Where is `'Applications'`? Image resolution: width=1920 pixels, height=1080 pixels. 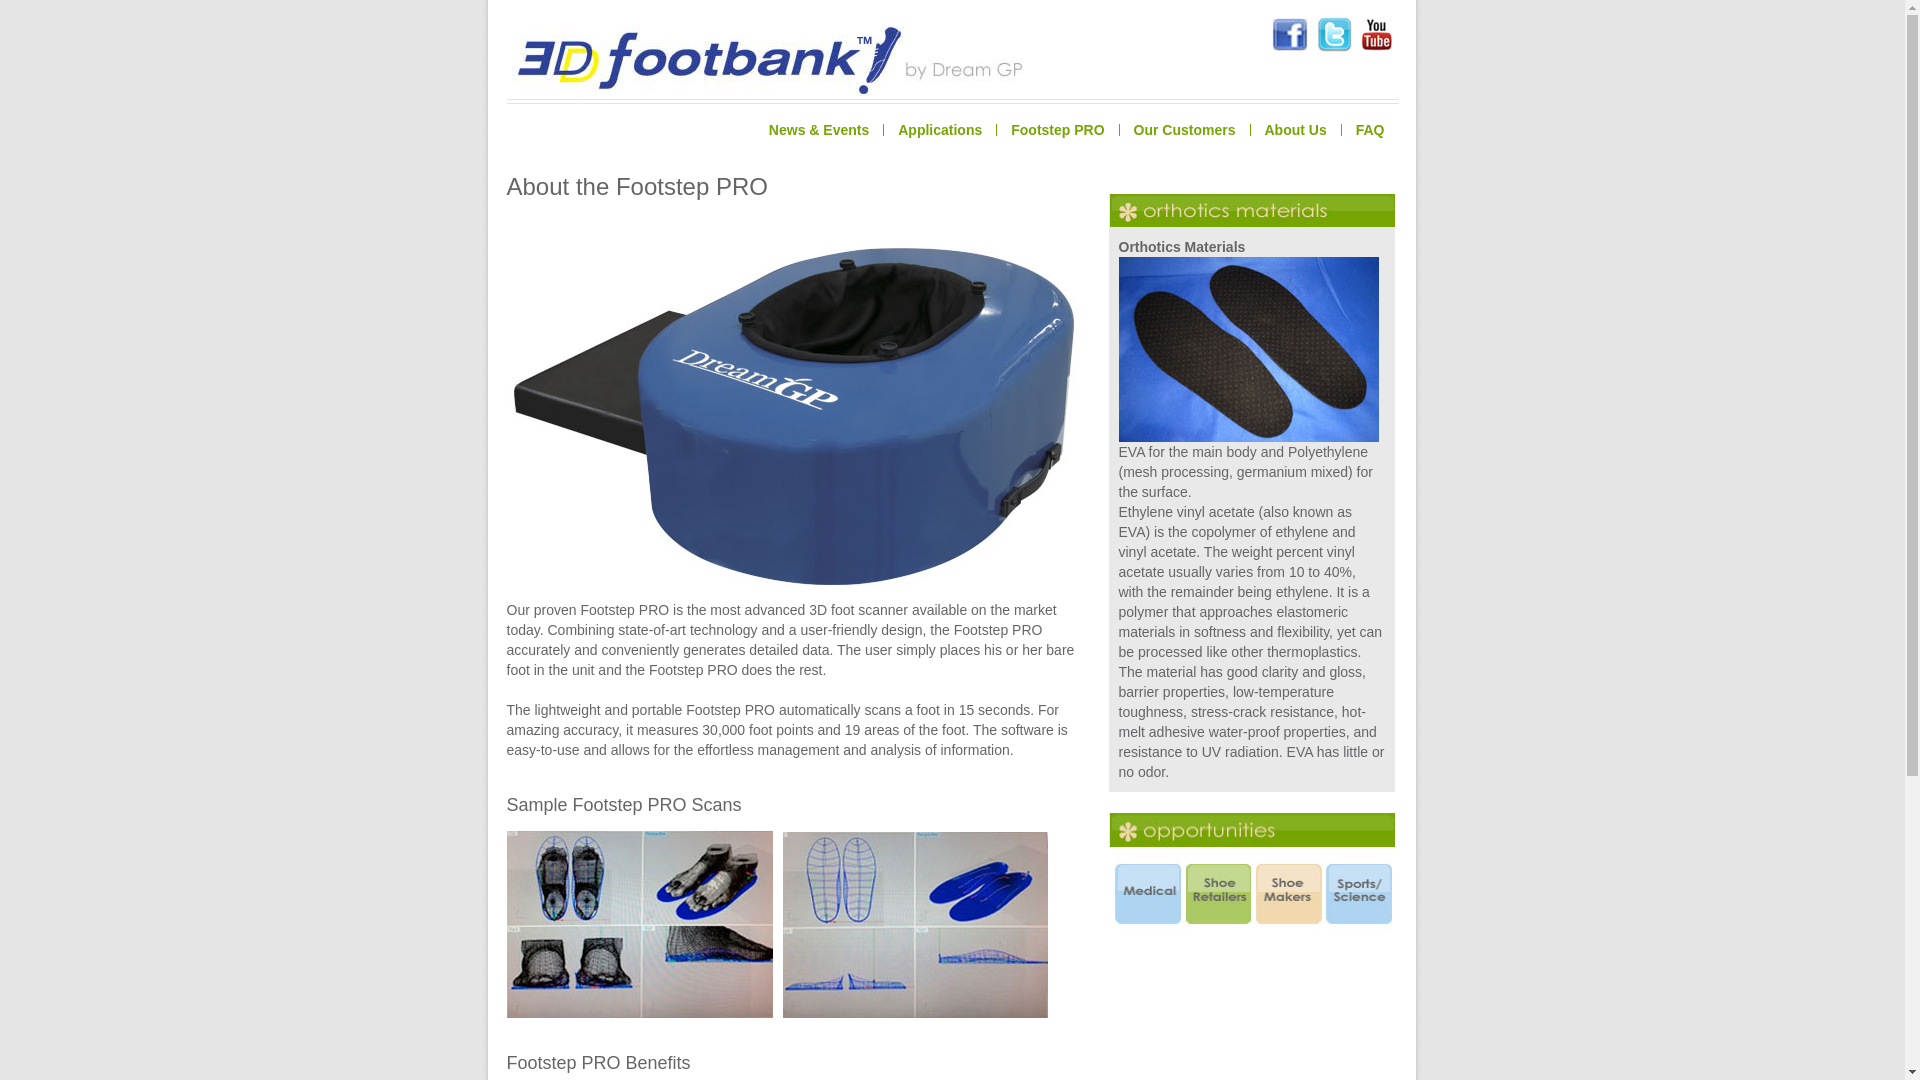
'Applications' is located at coordinates (882, 130).